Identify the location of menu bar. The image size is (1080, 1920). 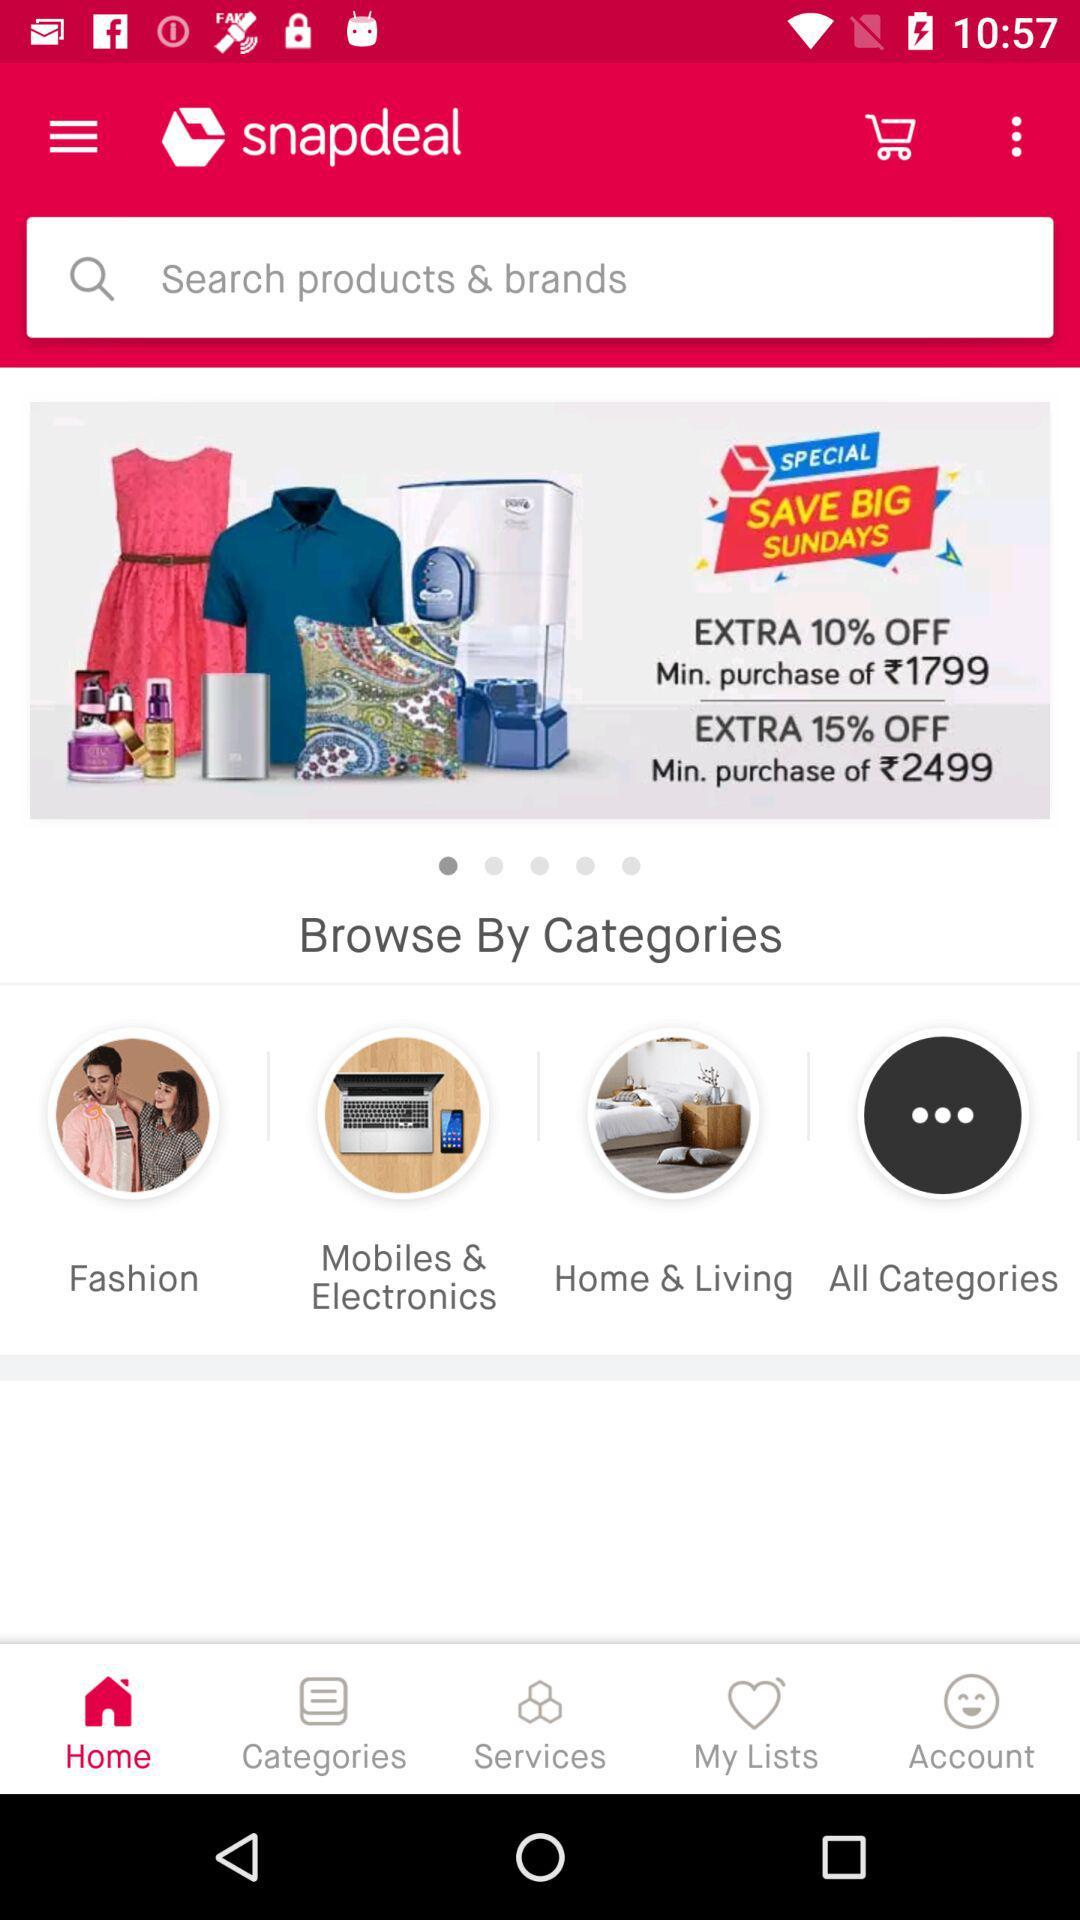
(72, 135).